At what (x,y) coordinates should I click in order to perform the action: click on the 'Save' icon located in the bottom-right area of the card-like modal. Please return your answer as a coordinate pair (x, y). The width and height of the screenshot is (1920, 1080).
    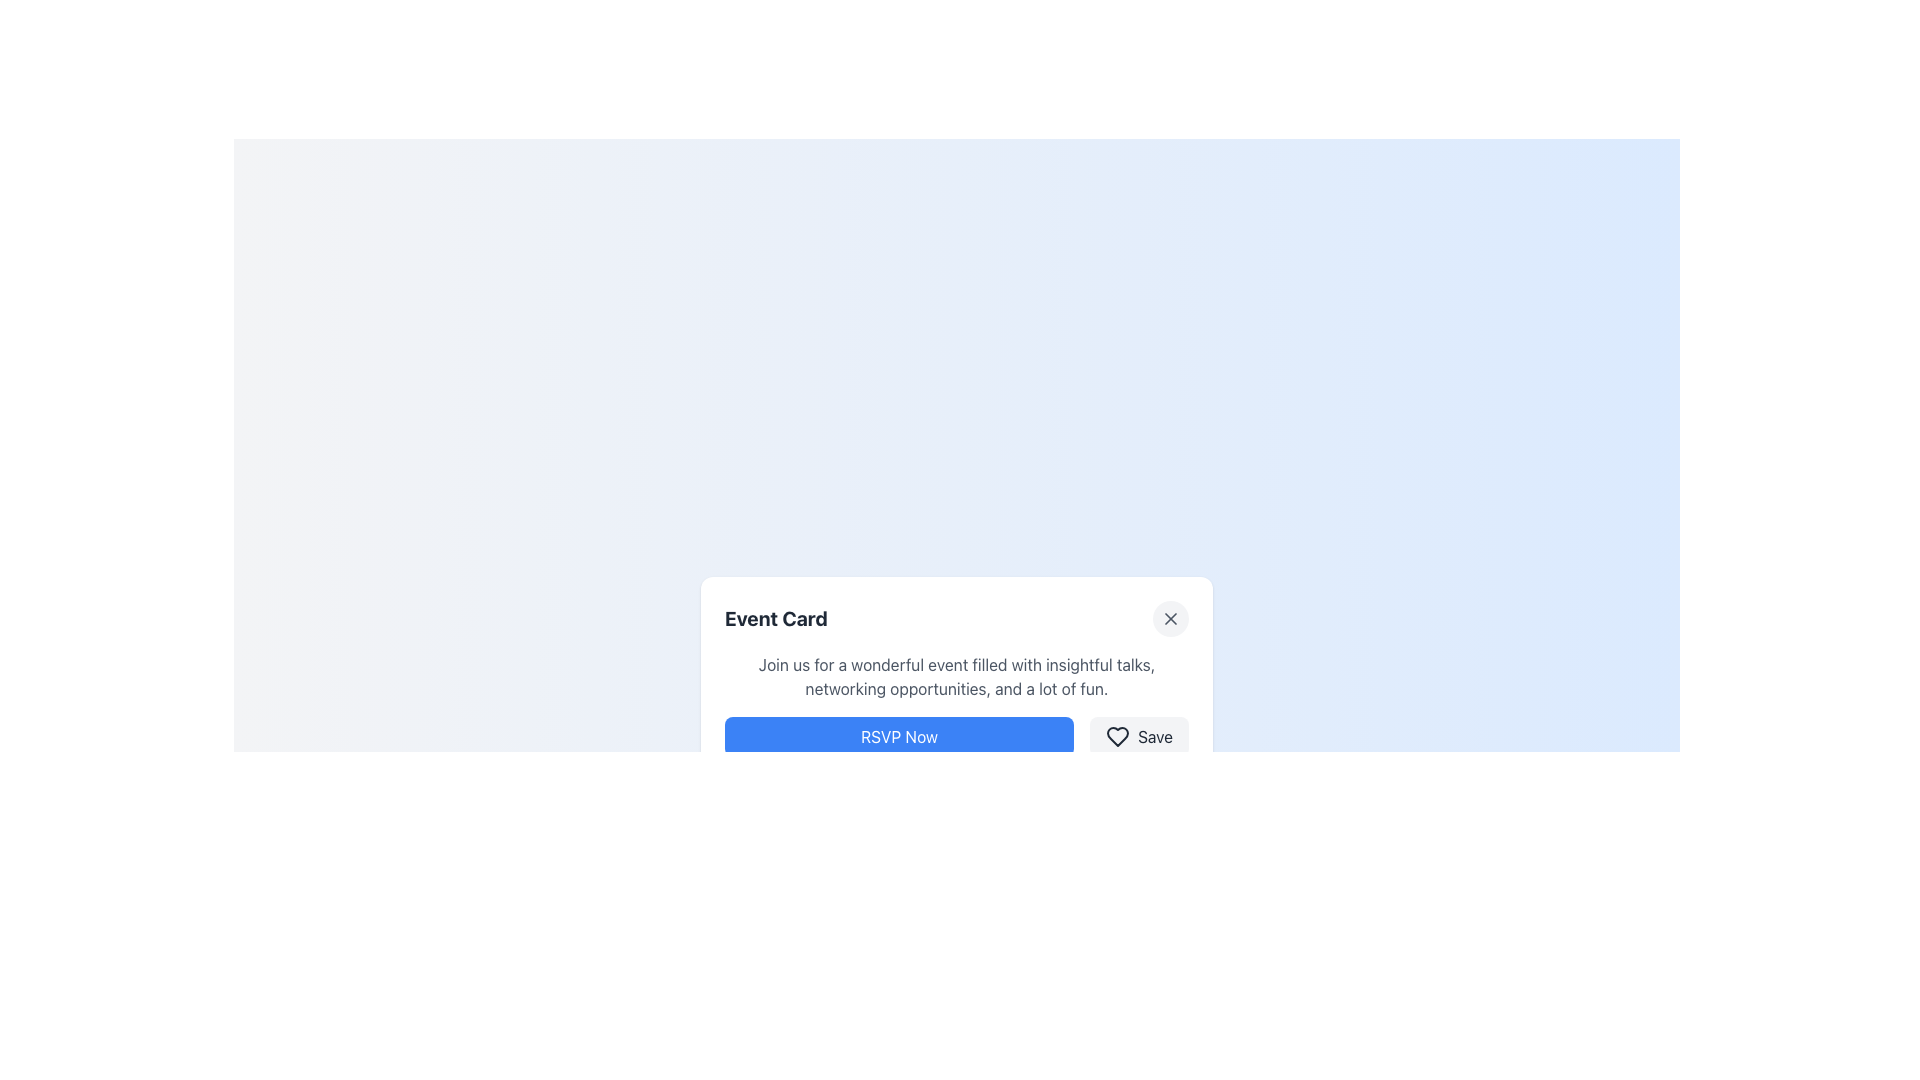
    Looking at the image, I should click on (1117, 736).